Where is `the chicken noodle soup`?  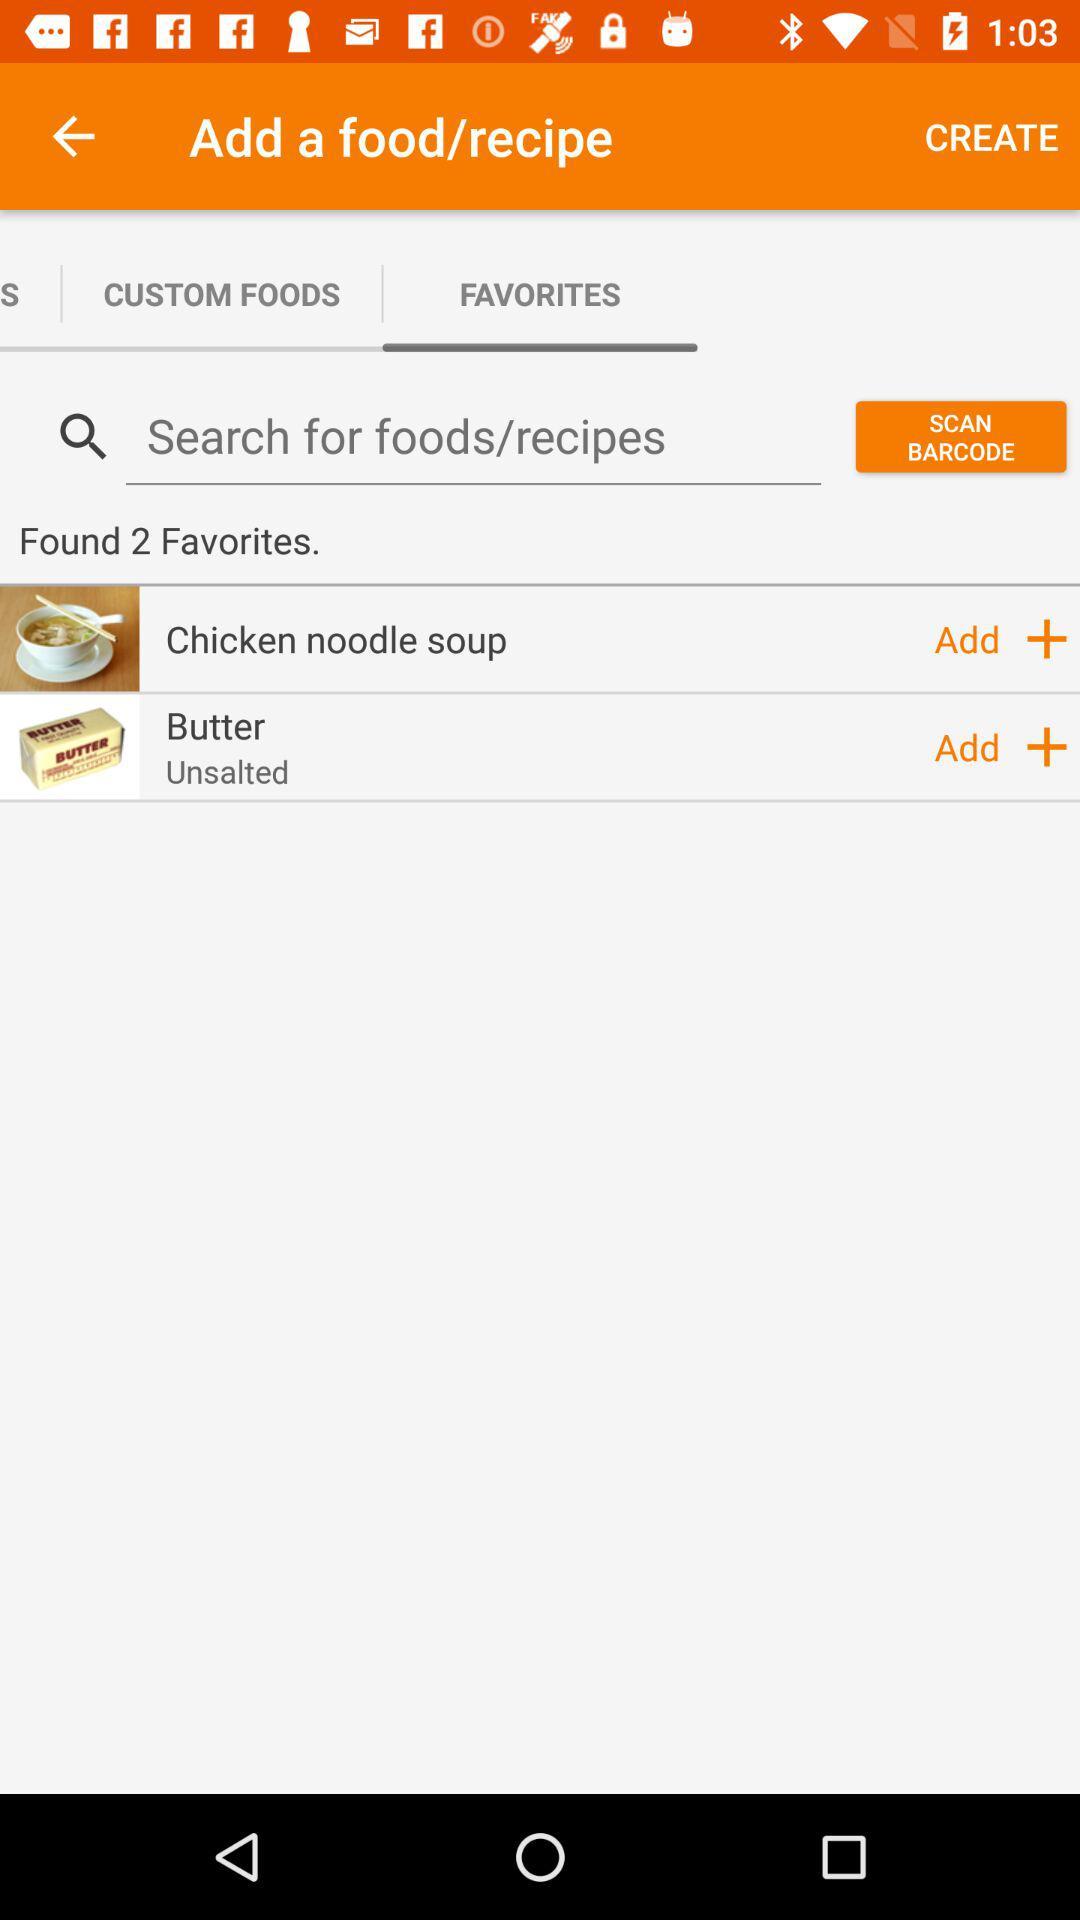
the chicken noodle soup is located at coordinates (335, 637).